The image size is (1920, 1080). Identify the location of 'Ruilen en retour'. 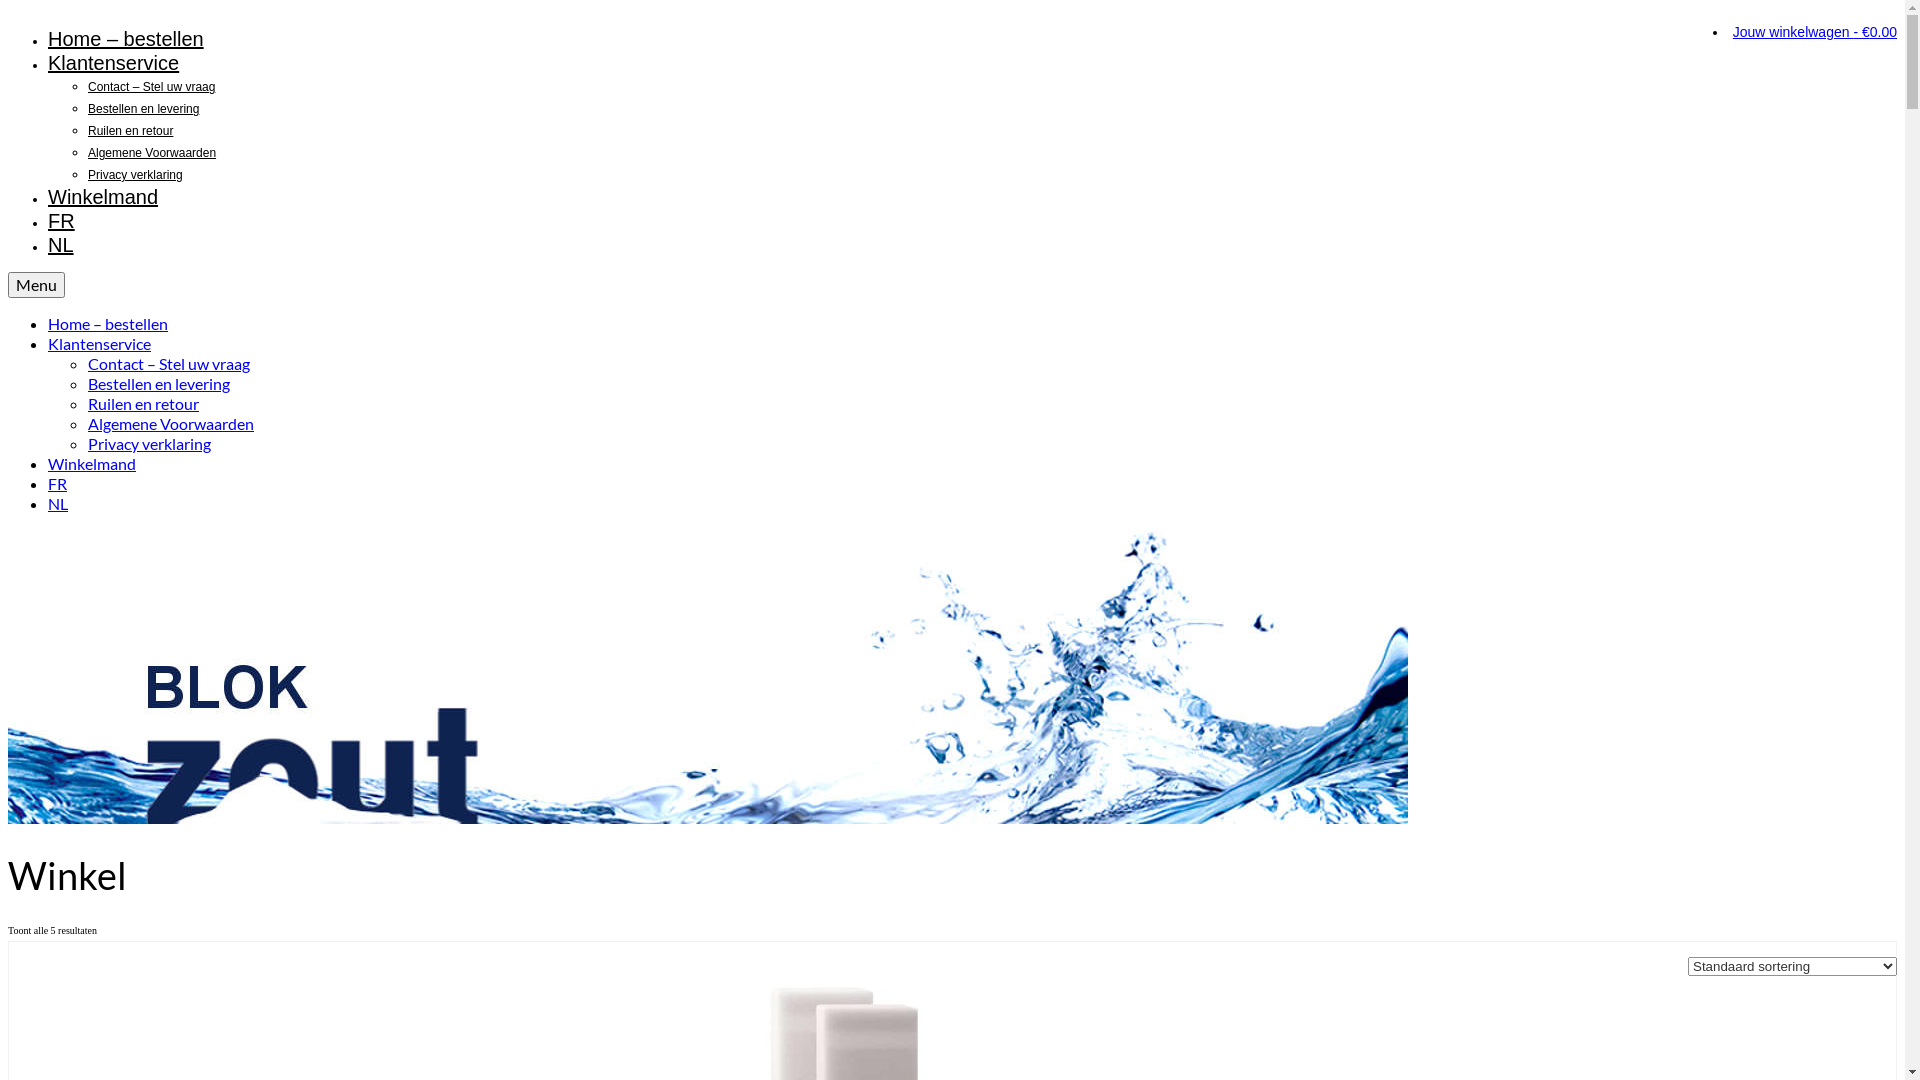
(86, 131).